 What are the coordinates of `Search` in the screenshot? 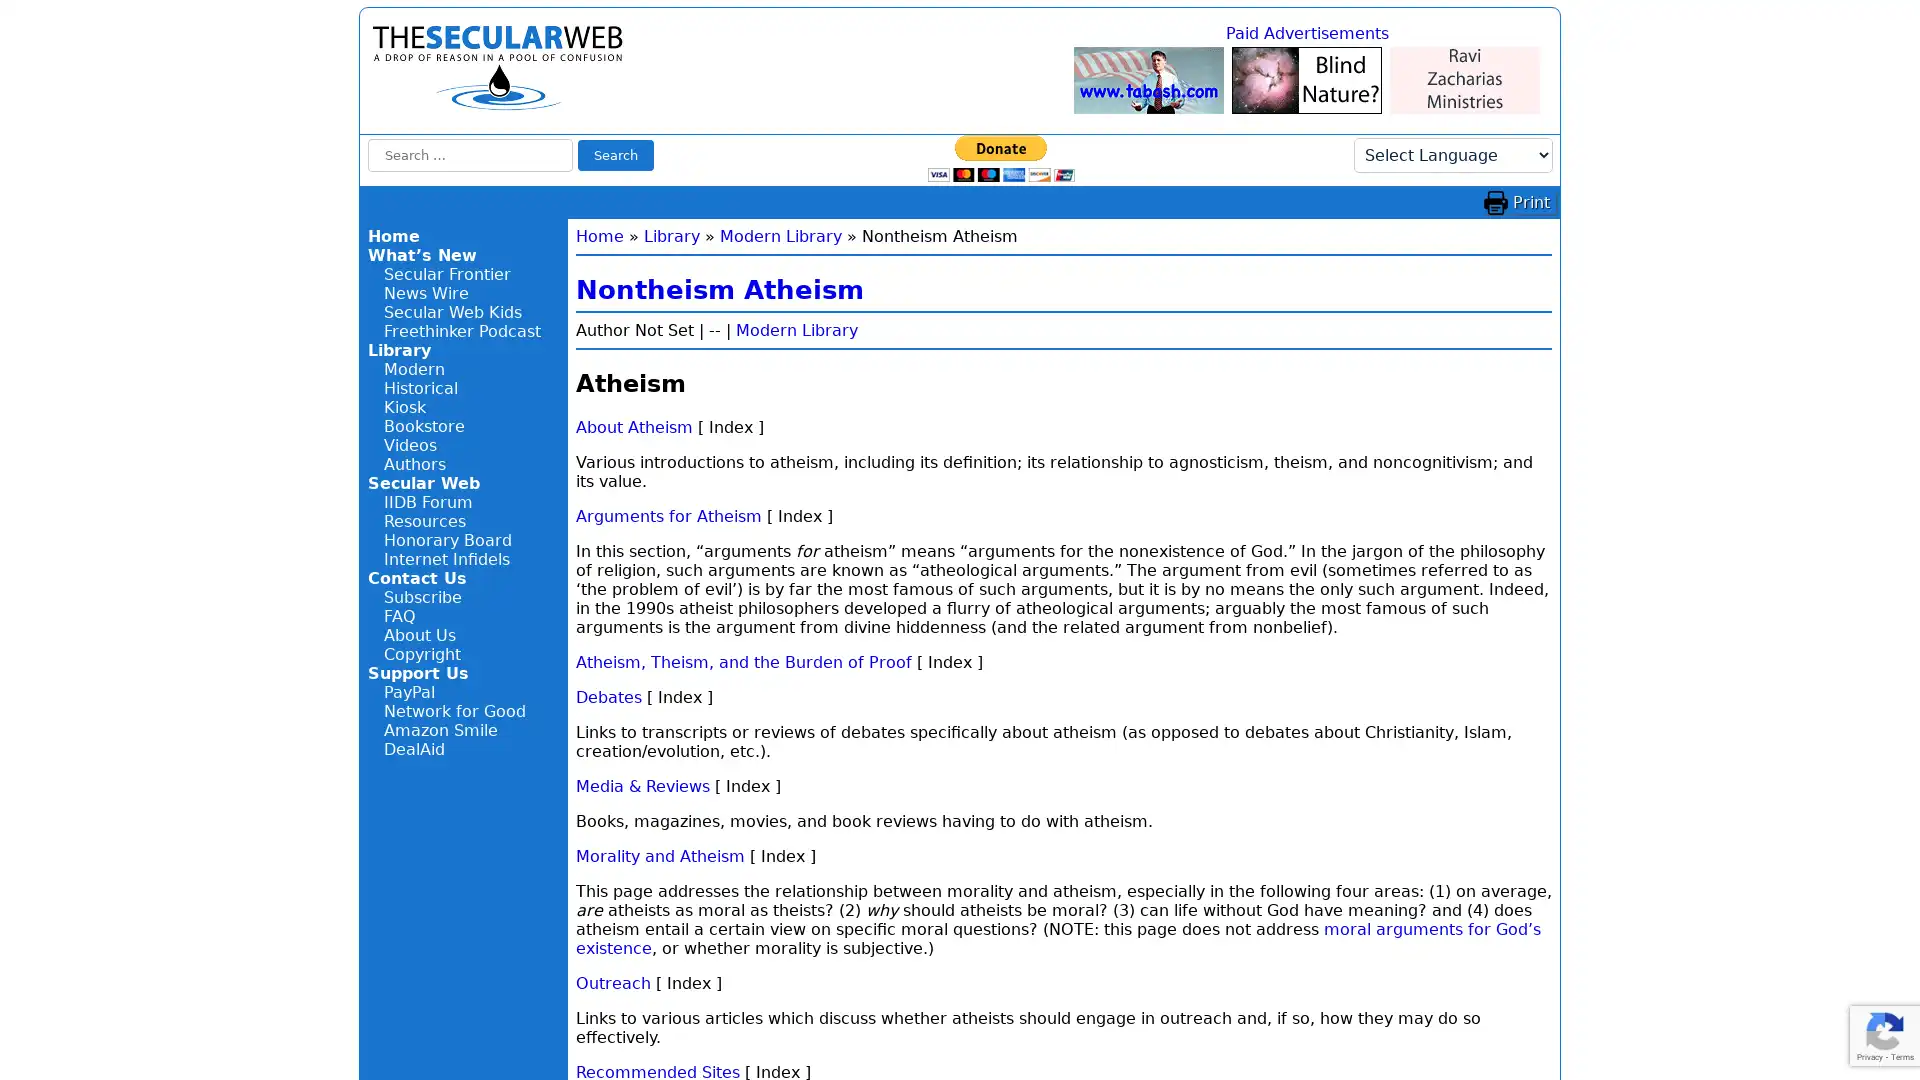 It's located at (614, 154).